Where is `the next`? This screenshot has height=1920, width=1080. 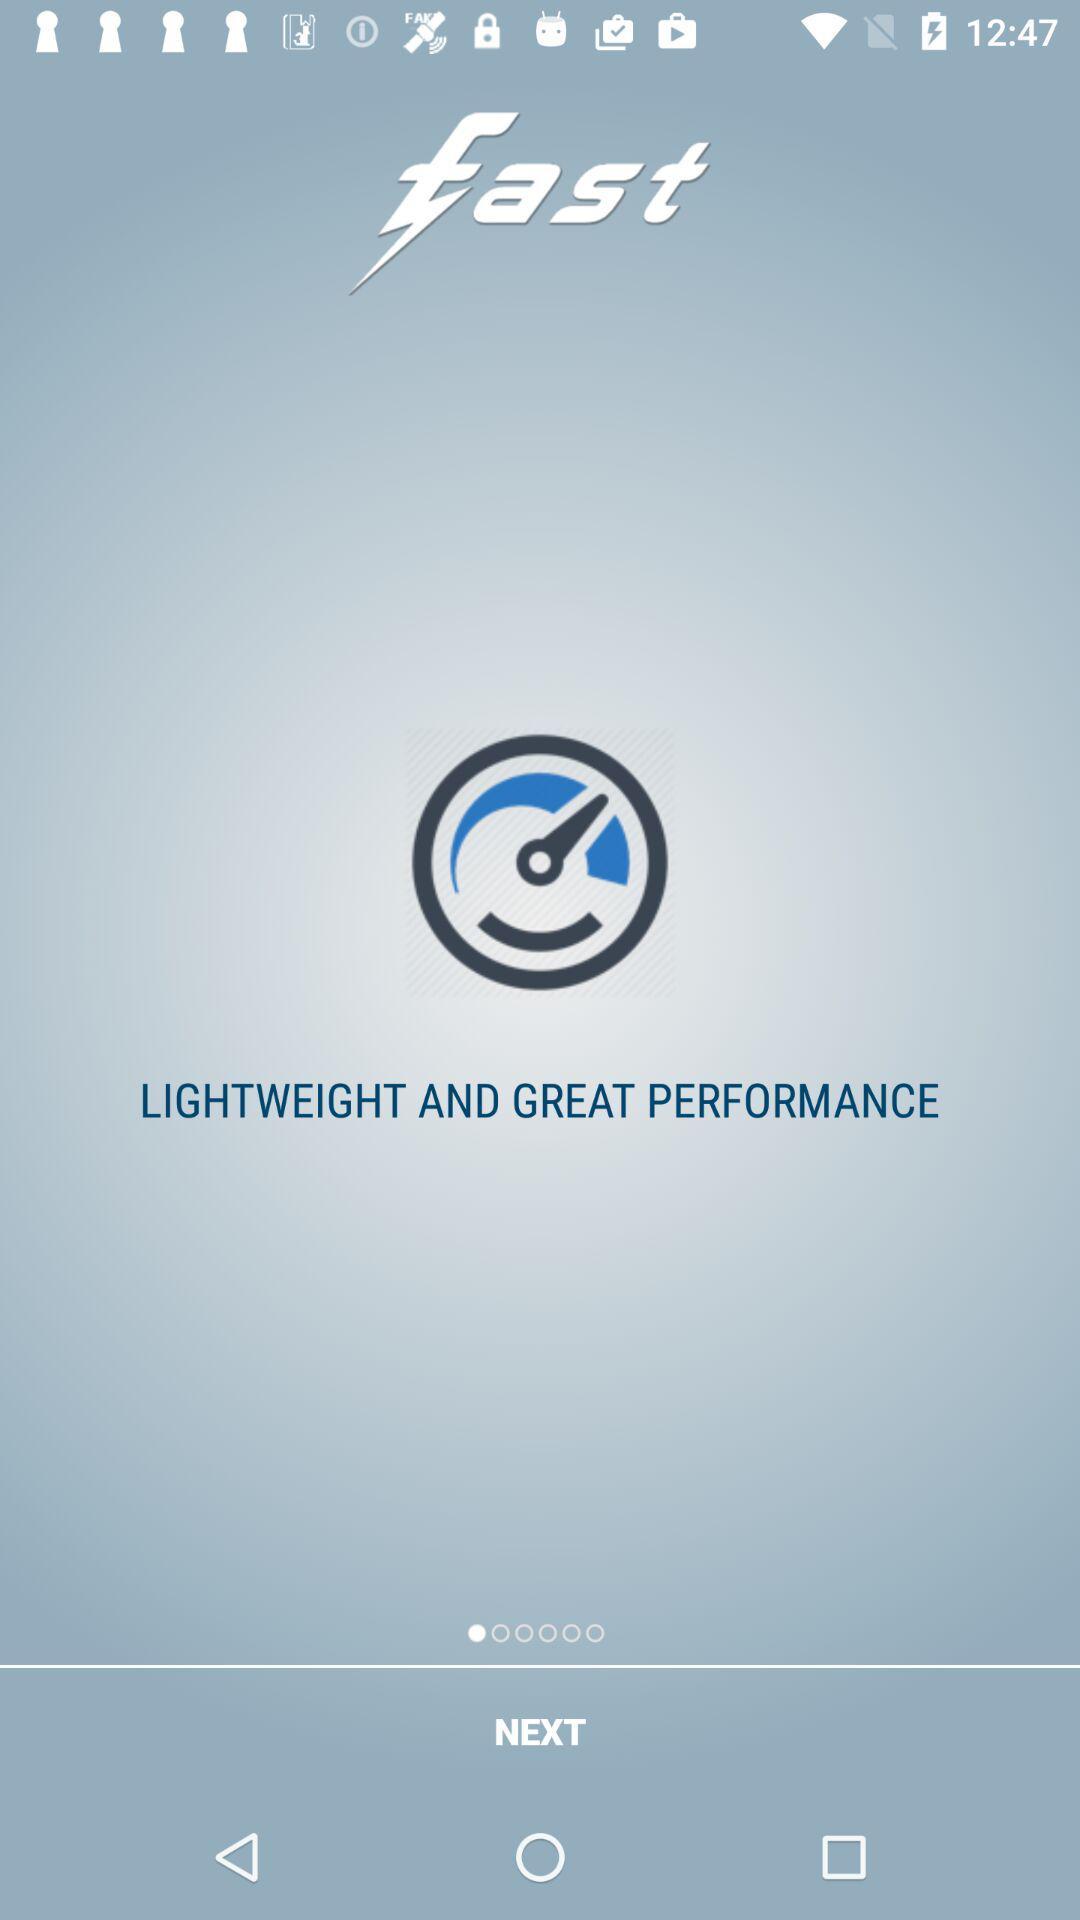
the next is located at coordinates (540, 1730).